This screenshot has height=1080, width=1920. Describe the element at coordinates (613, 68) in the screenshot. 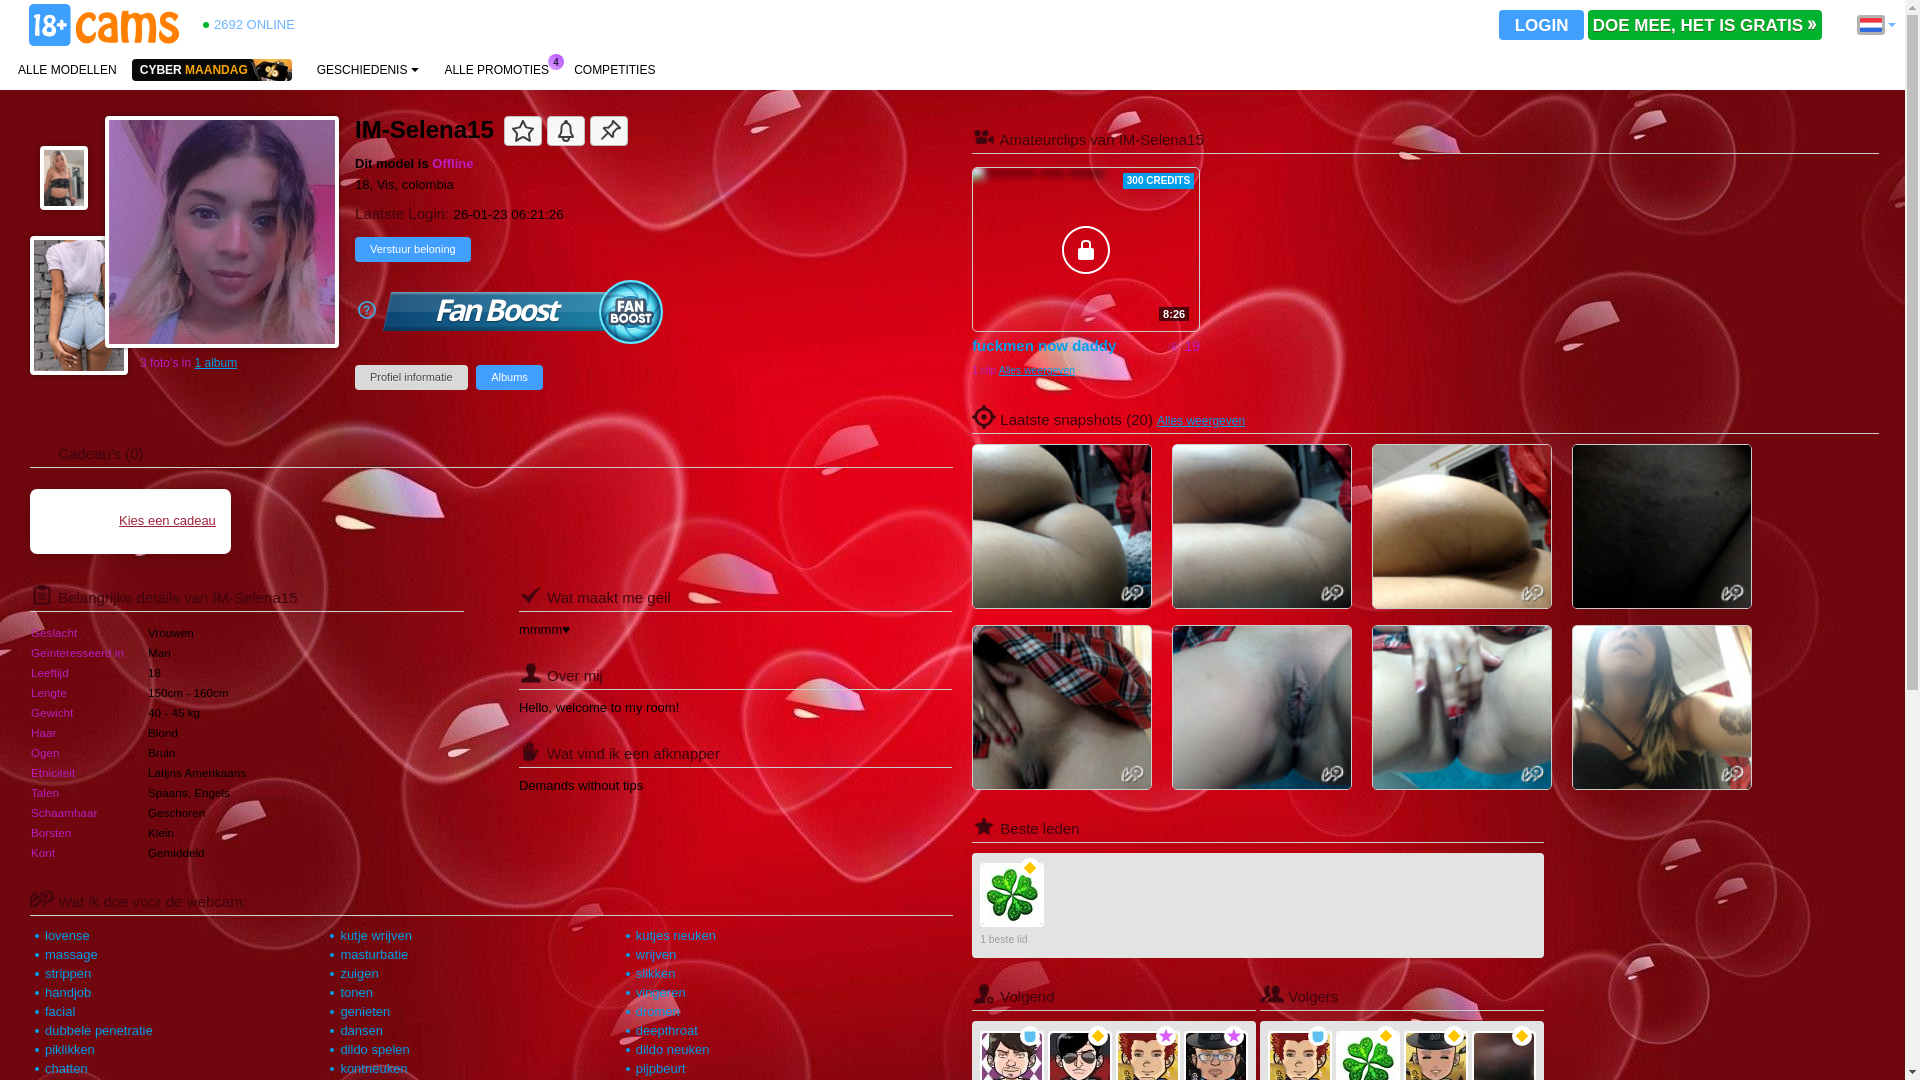

I see `'COMPETITIES'` at that location.